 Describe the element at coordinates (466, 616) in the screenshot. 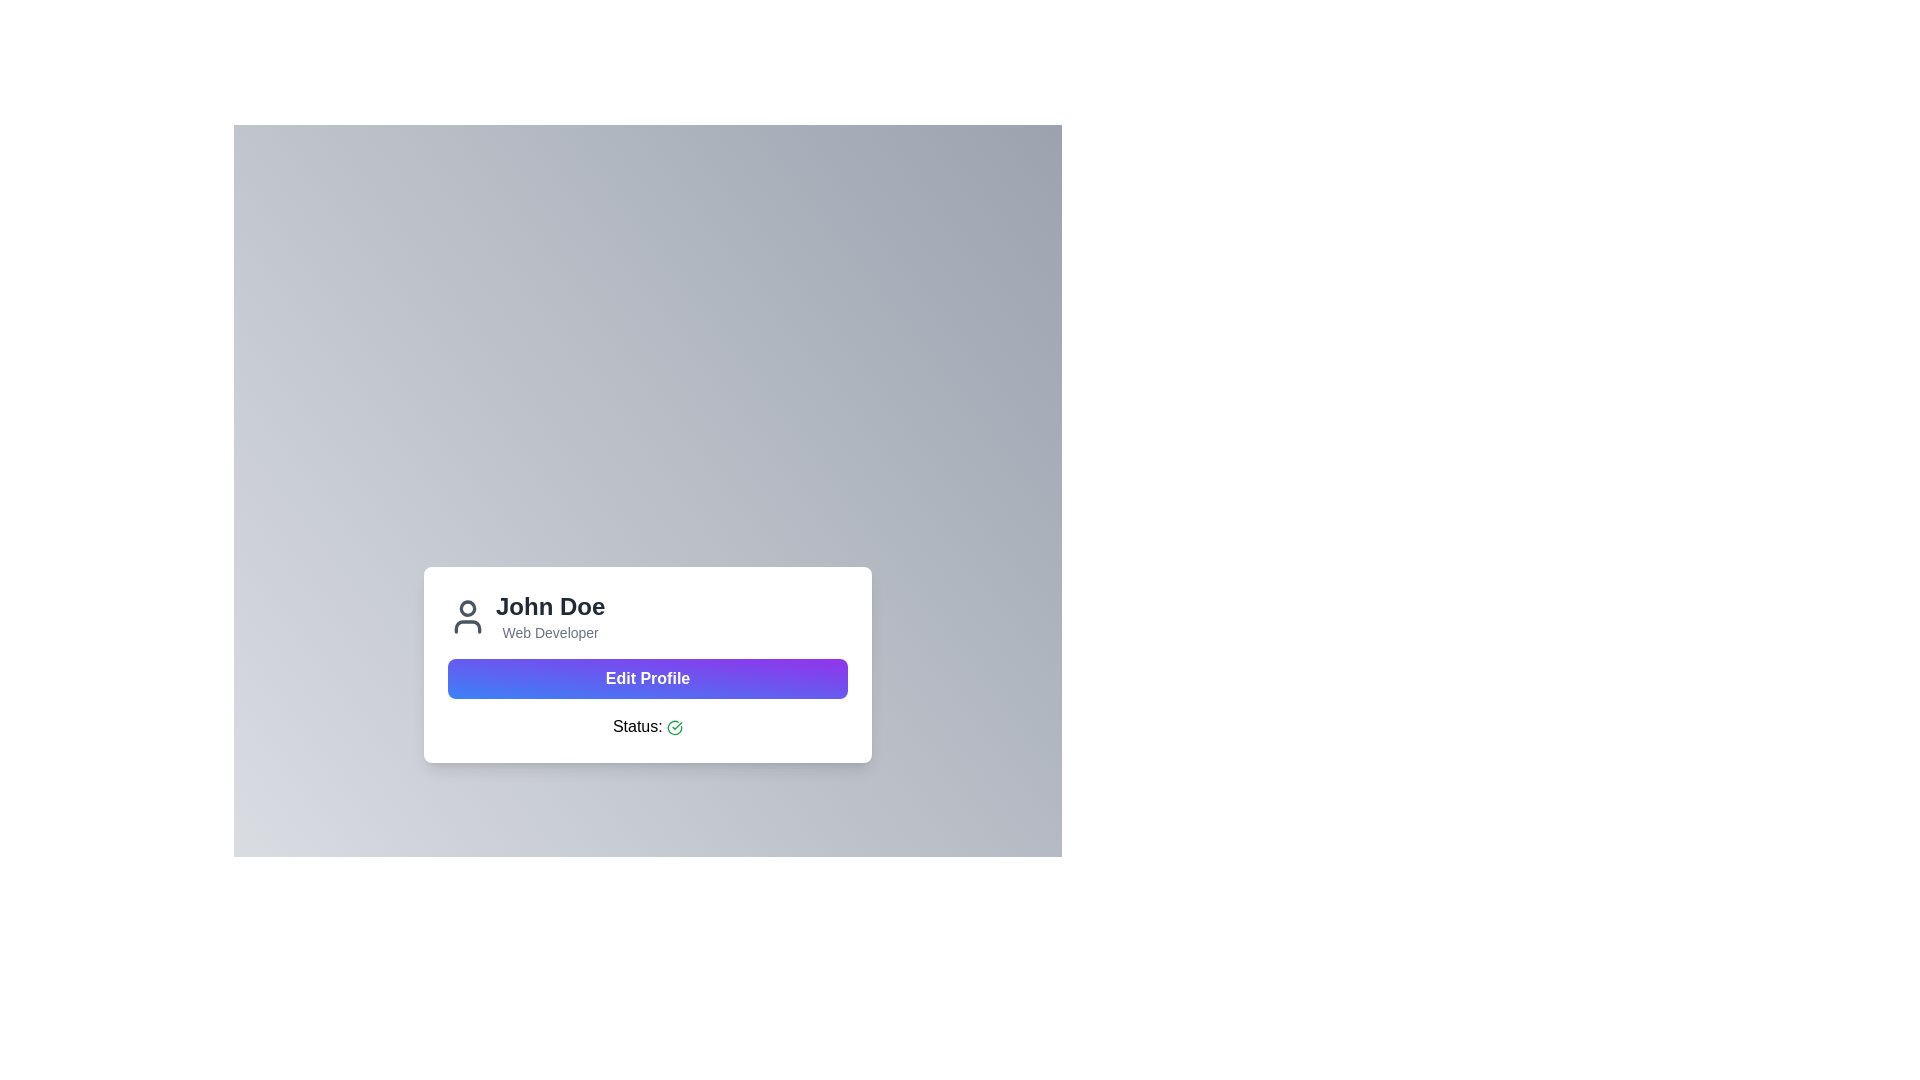

I see `the user profile silhouette icon, which is a gray minimalist design located to the left of the text 'John Doe Web Developer'` at that location.